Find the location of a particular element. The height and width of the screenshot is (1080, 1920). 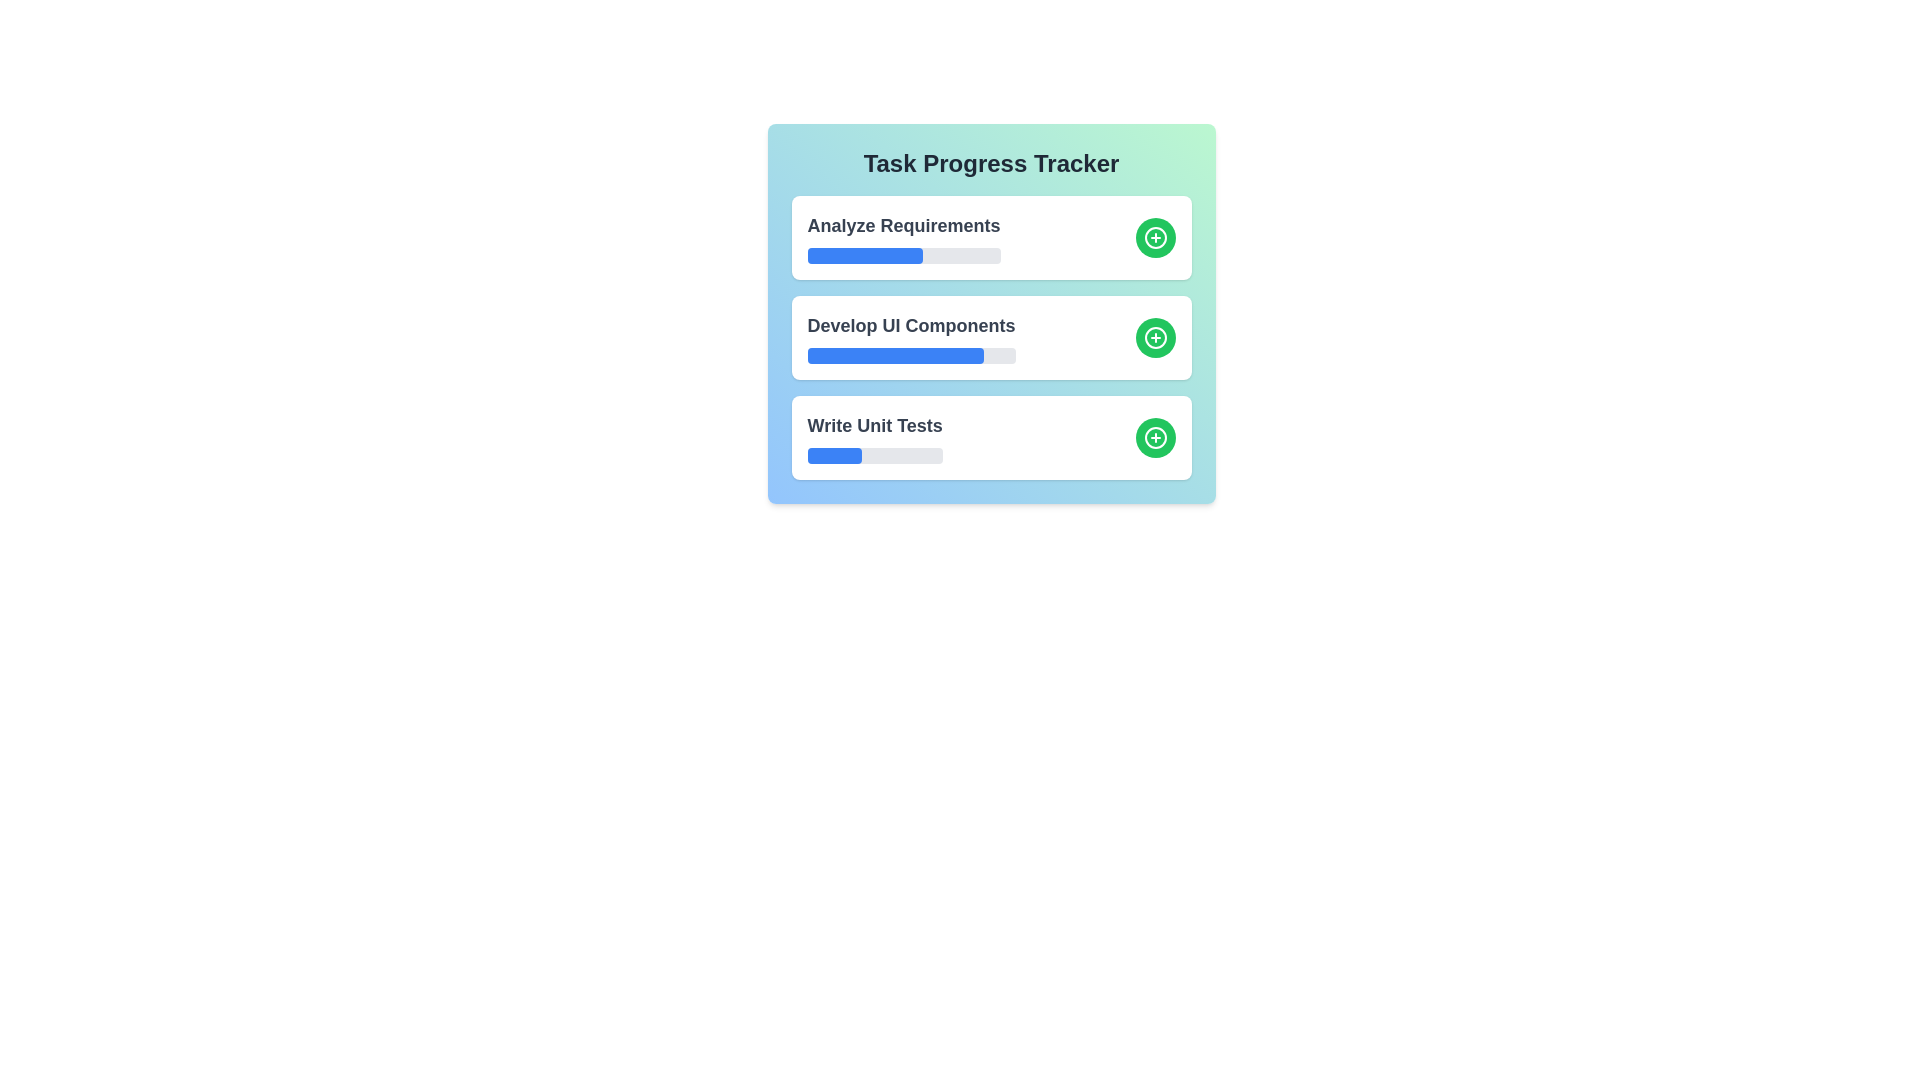

'+' button for the task 'Write Unit Tests' to increase its progress is located at coordinates (1155, 437).